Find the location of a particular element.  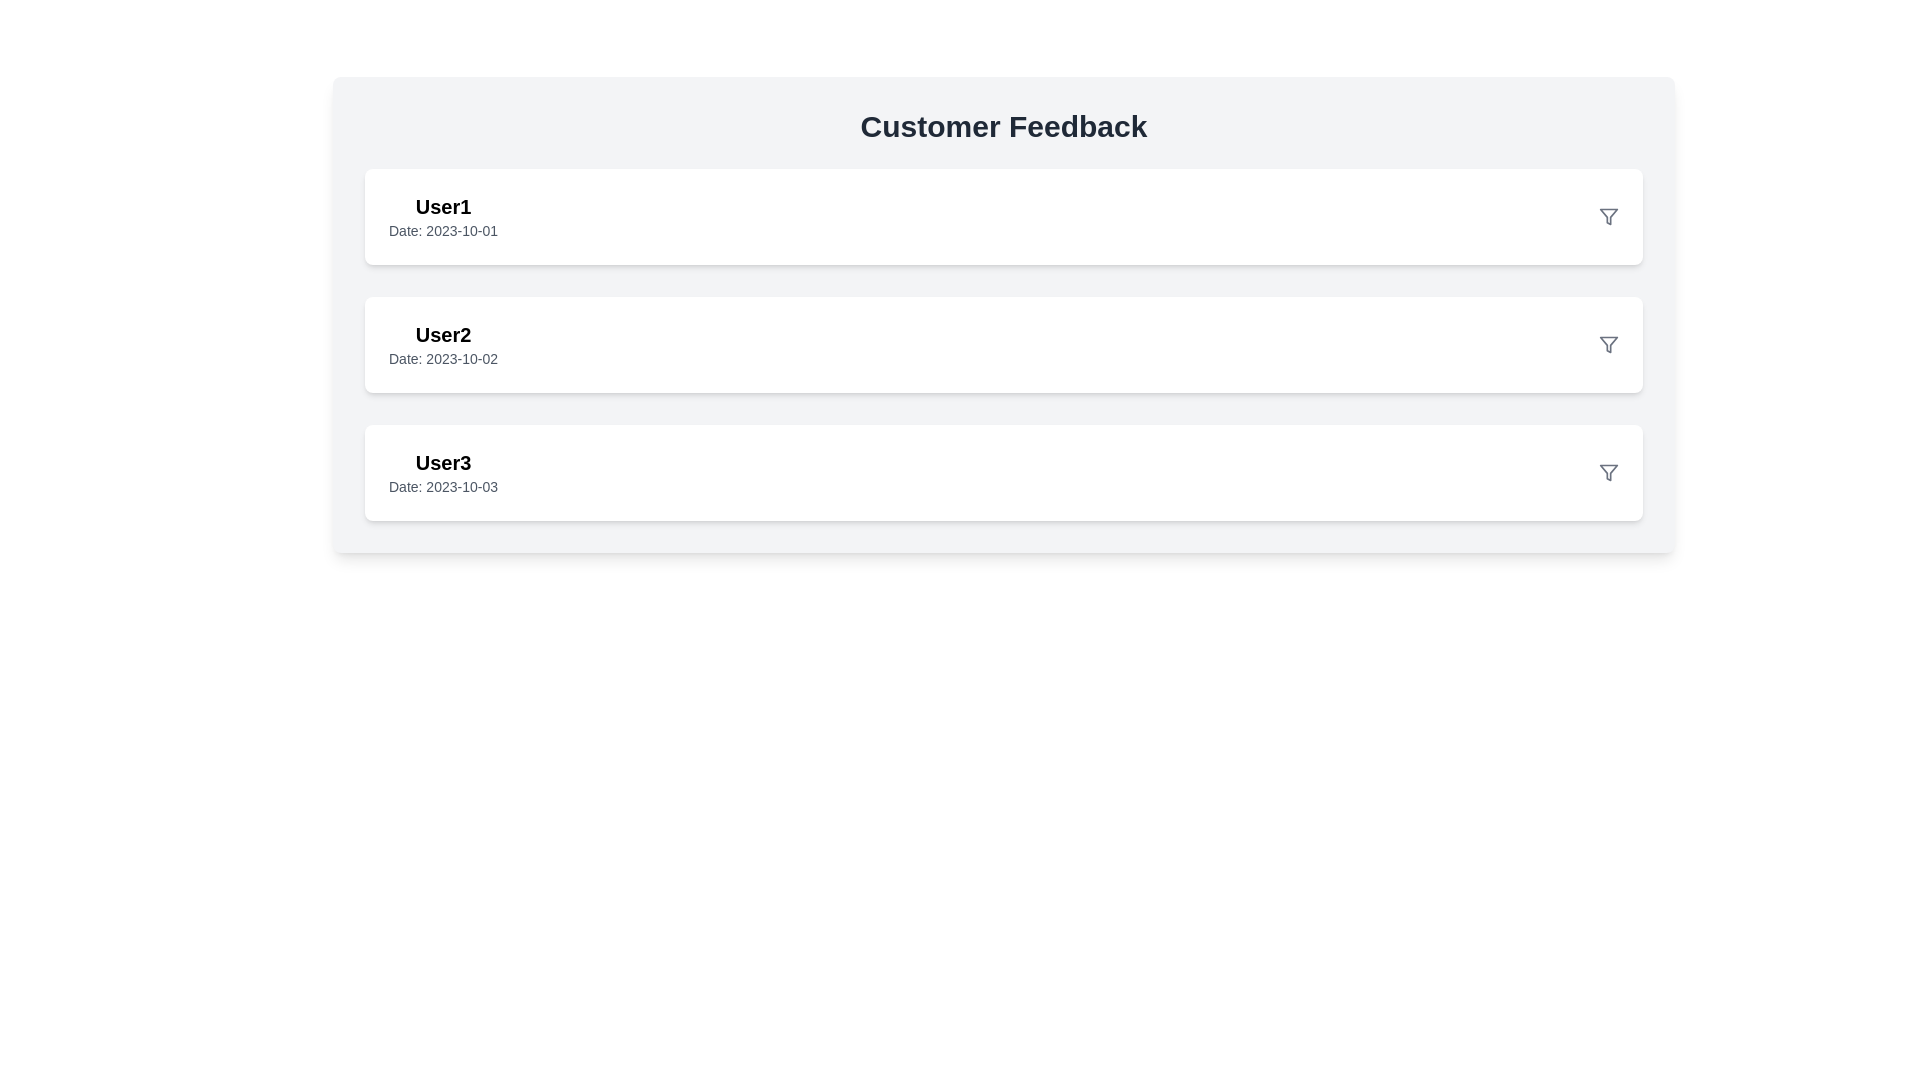

the Filter icon located at the topmost and rightmost part of the first content row is located at coordinates (1608, 216).